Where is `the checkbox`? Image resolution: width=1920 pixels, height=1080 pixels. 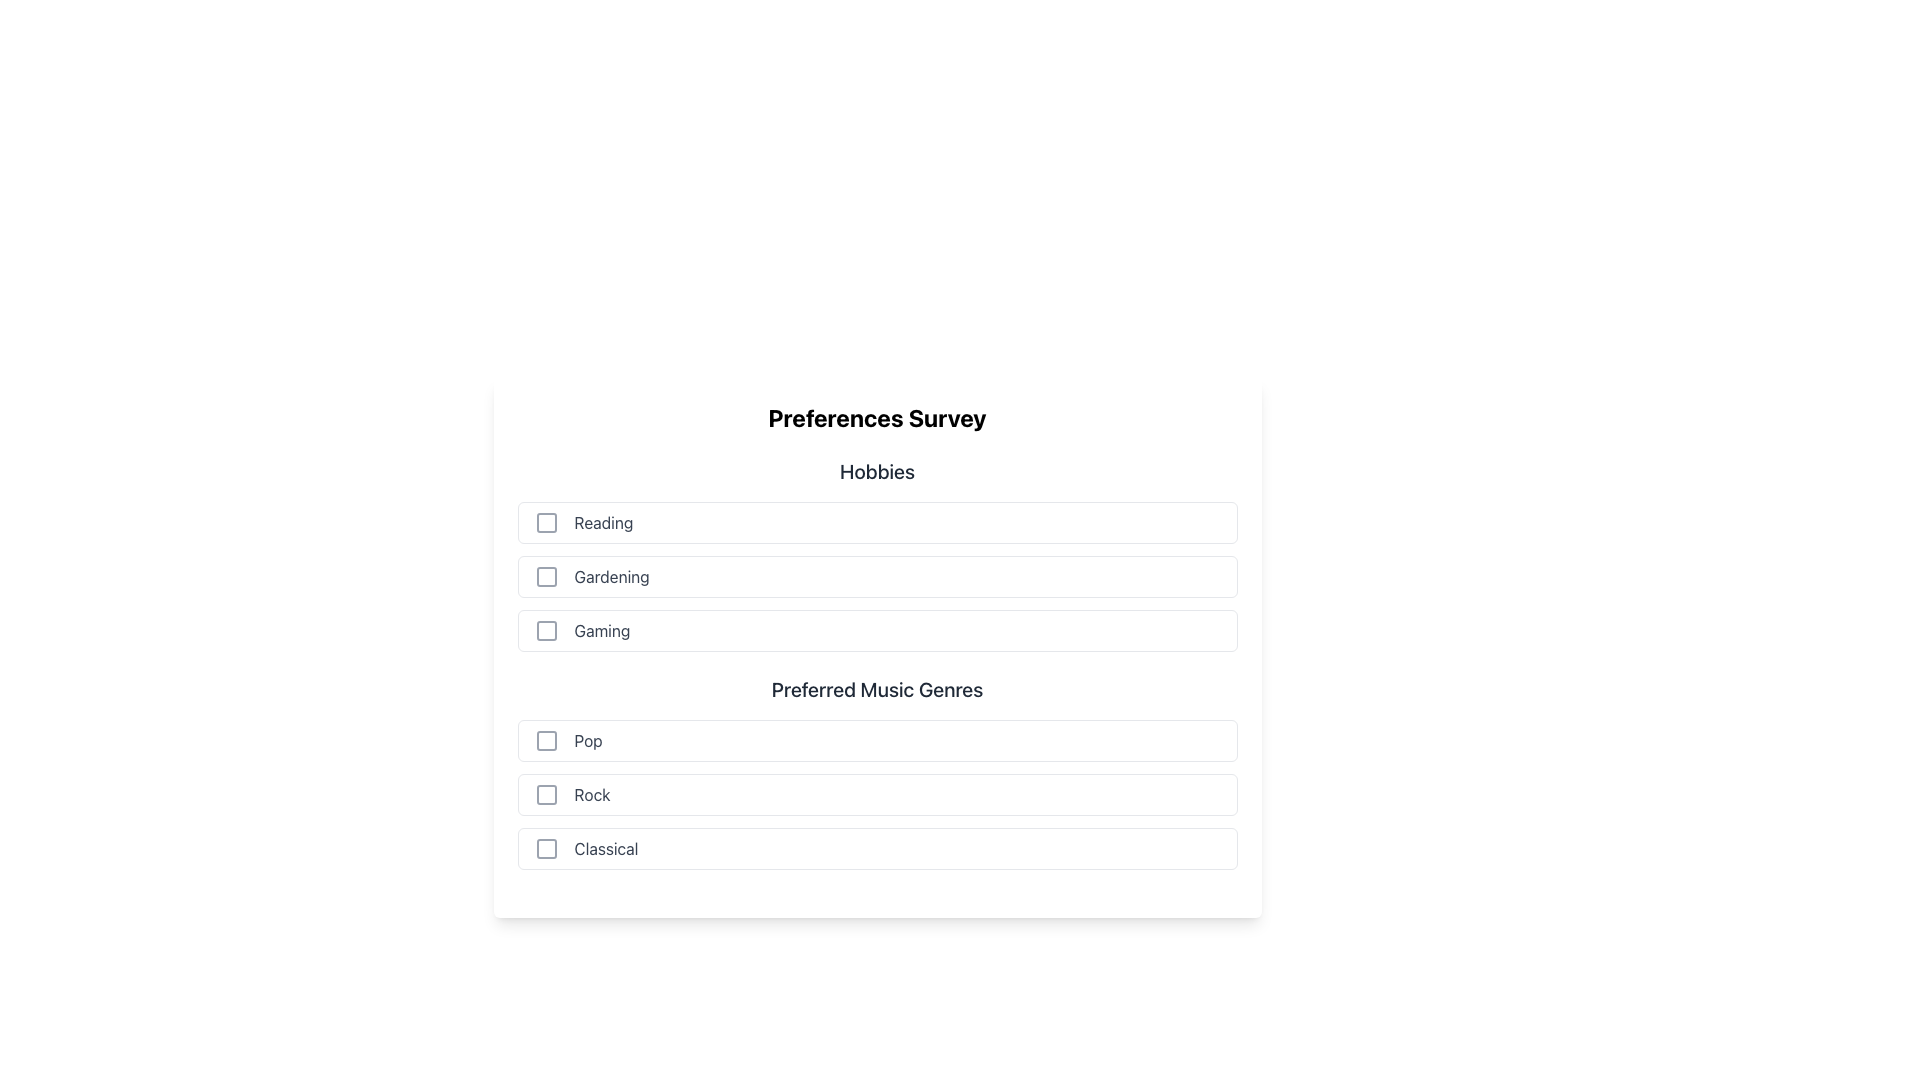 the checkbox is located at coordinates (546, 848).